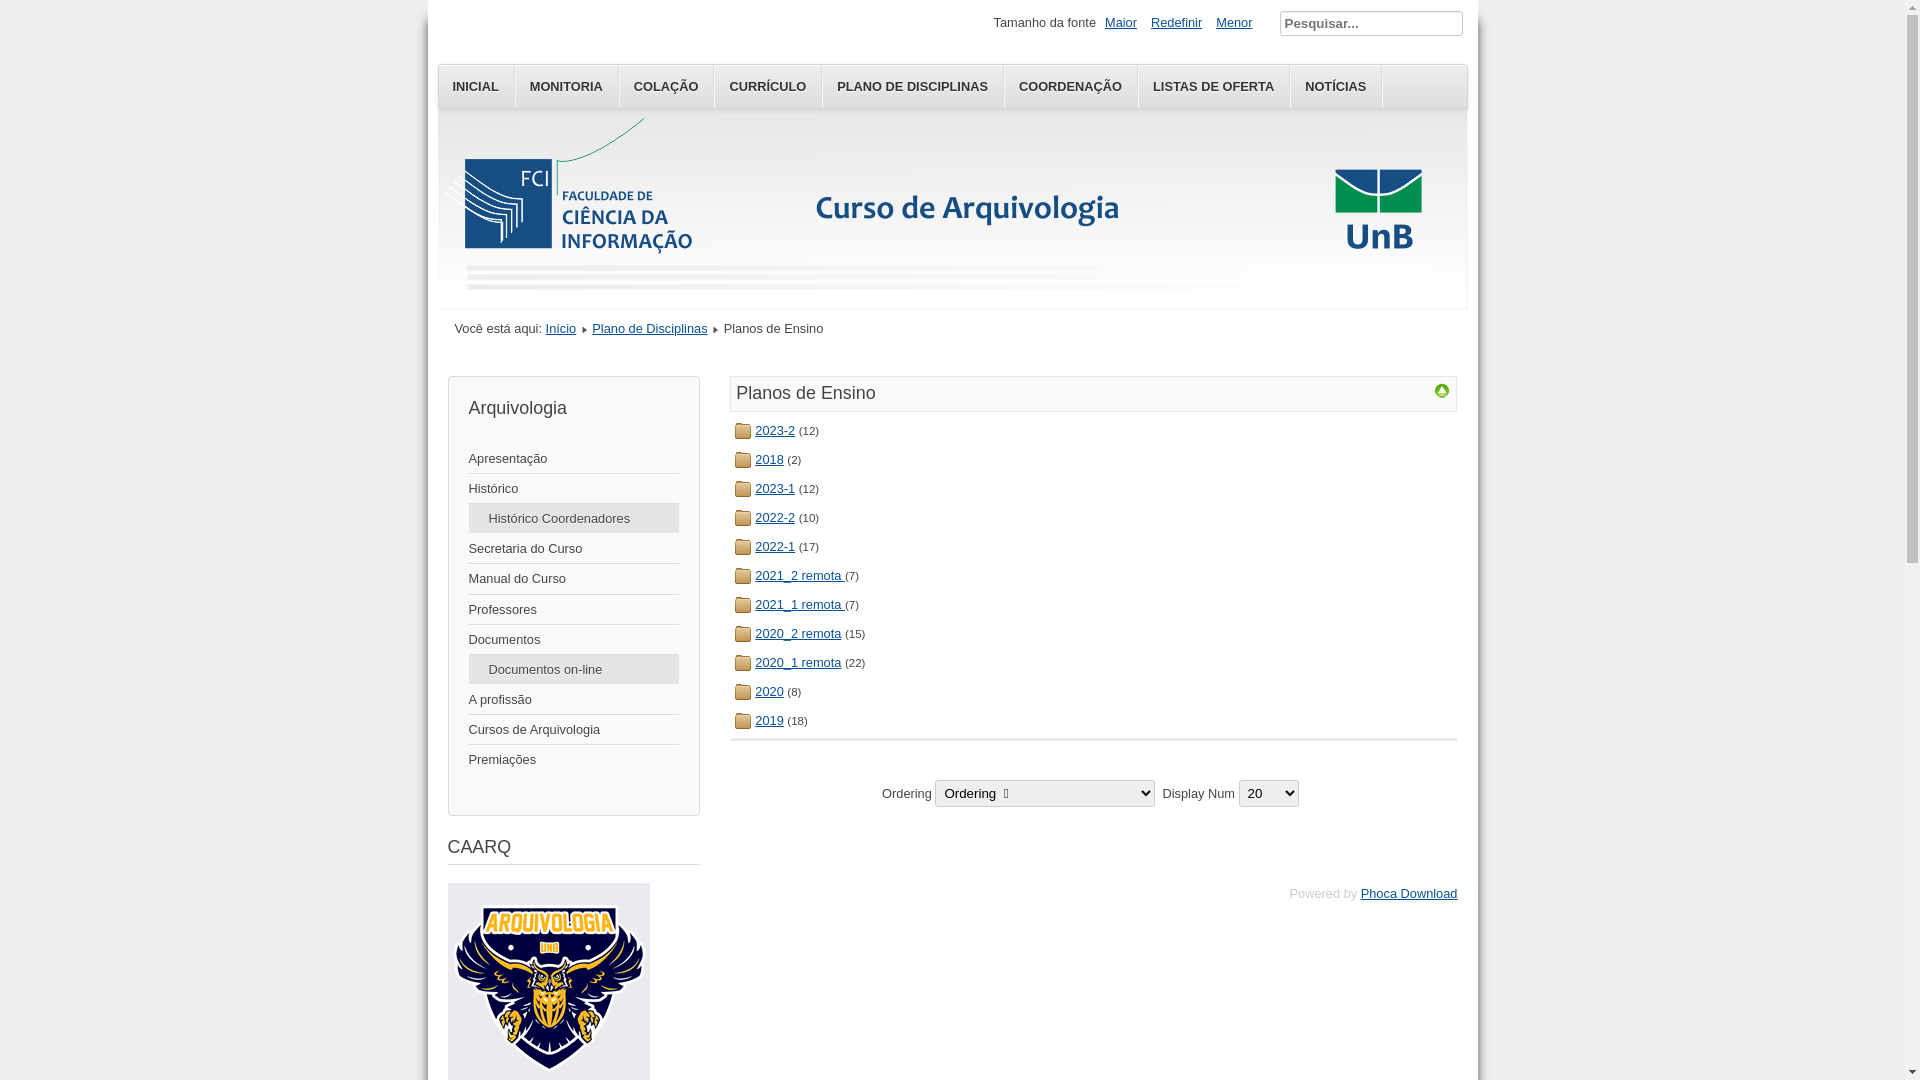 The height and width of the screenshot is (1080, 1920). Describe the element at coordinates (466, 548) in the screenshot. I see `'Secretaria do Curso'` at that location.